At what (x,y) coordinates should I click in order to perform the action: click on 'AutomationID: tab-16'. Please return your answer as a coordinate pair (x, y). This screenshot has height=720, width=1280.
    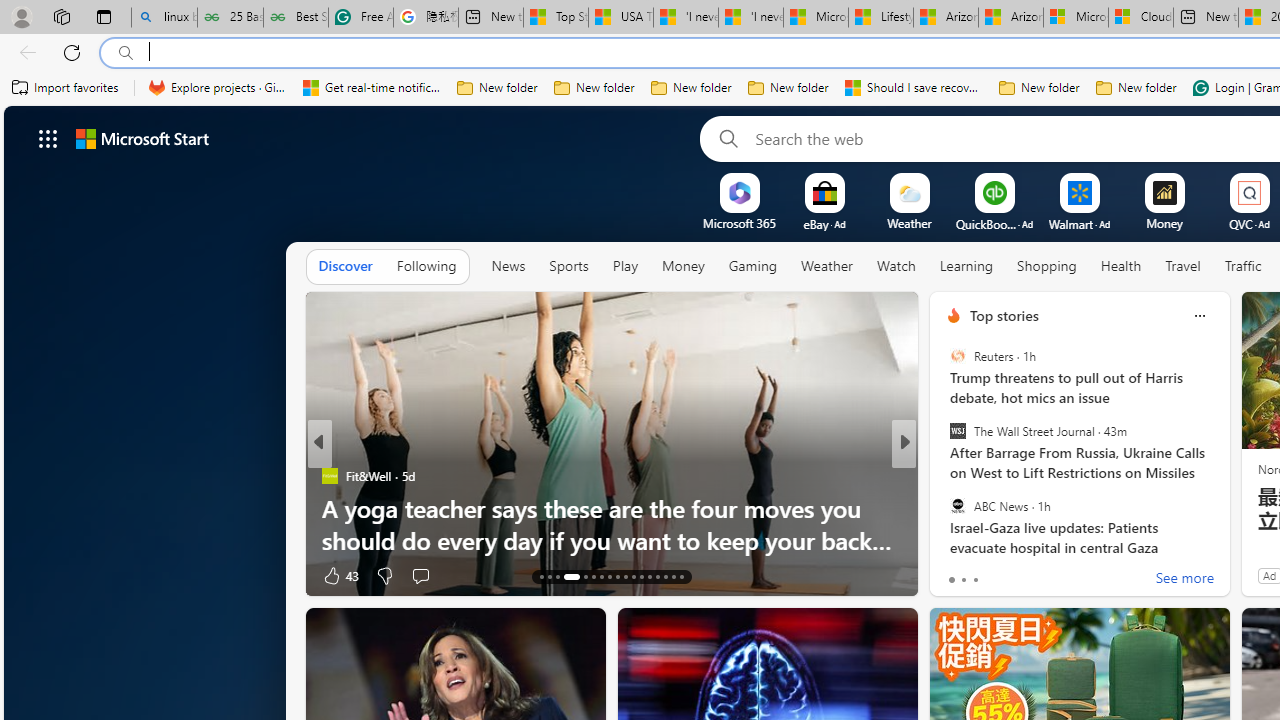
    Looking at the image, I should click on (570, 577).